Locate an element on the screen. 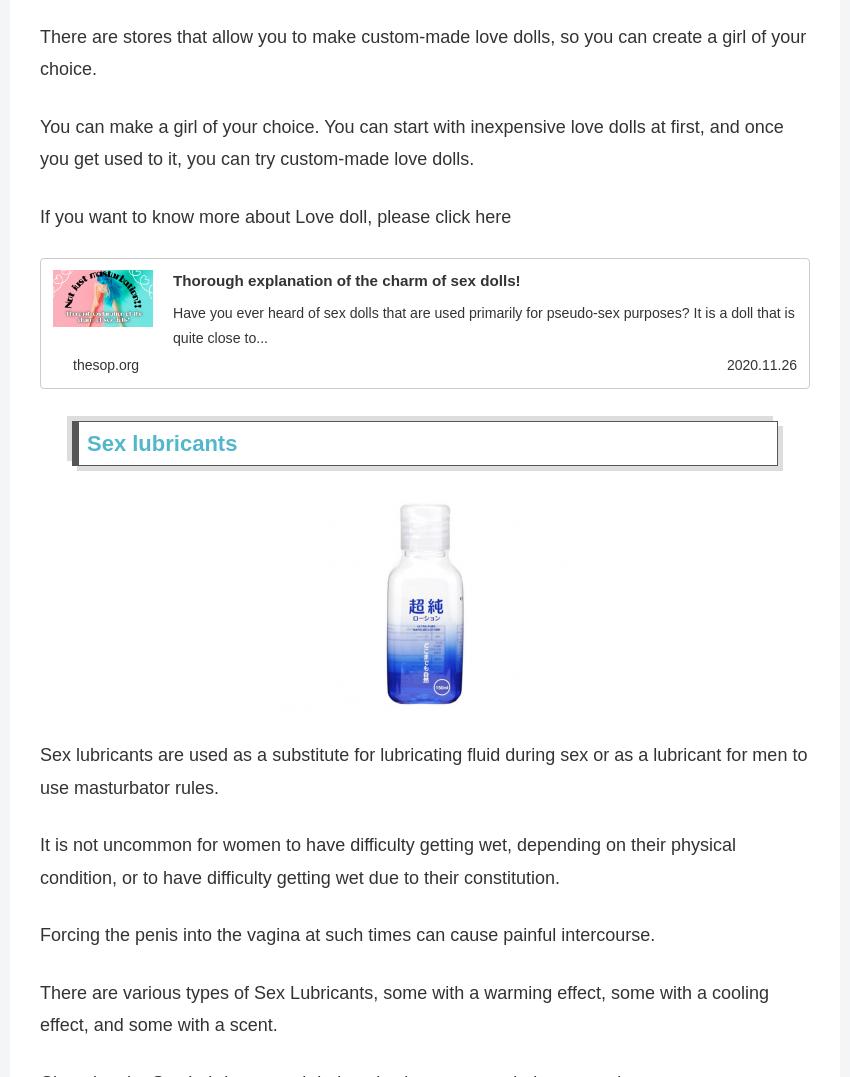  'You can make a girl of your choice. You can start with inexpensive love dolls at first, and once you get used to it, you can try custom-made love dolls.' is located at coordinates (39, 146).